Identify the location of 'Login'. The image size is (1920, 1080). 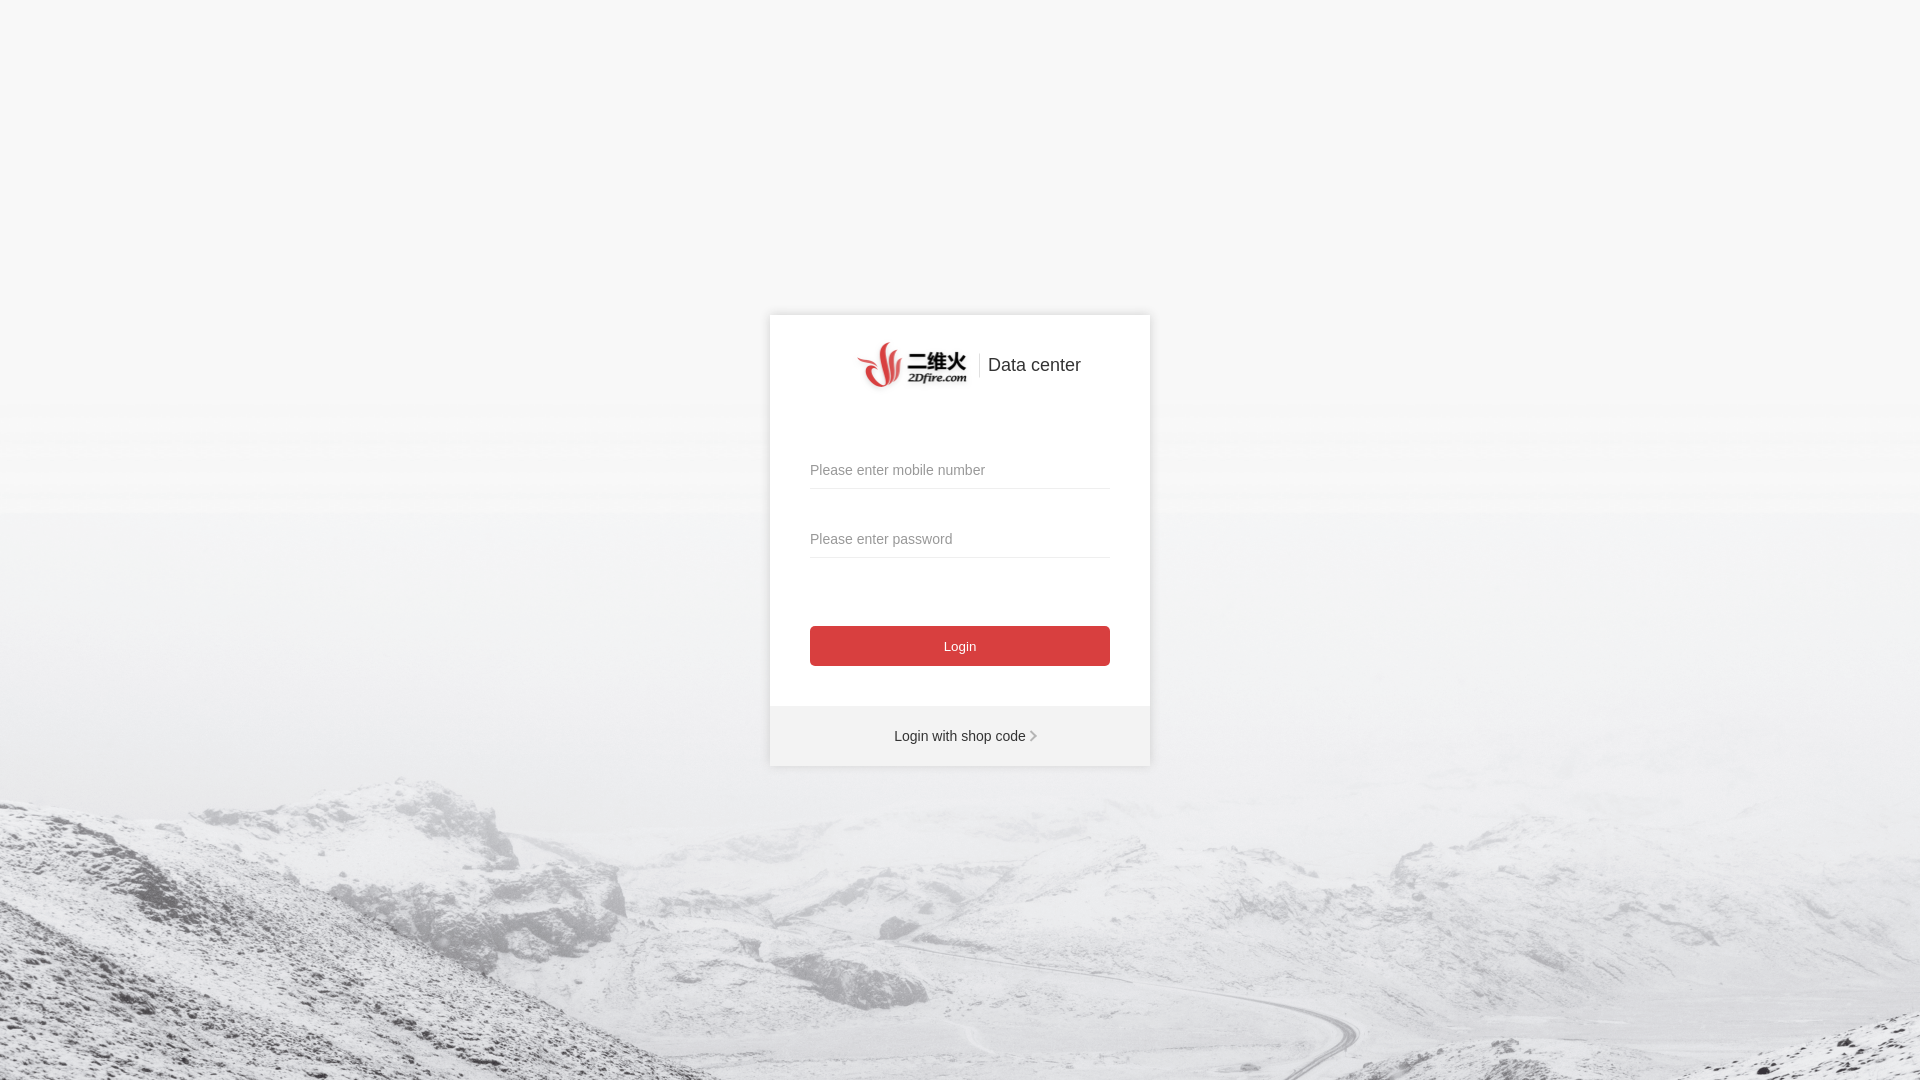
(960, 645).